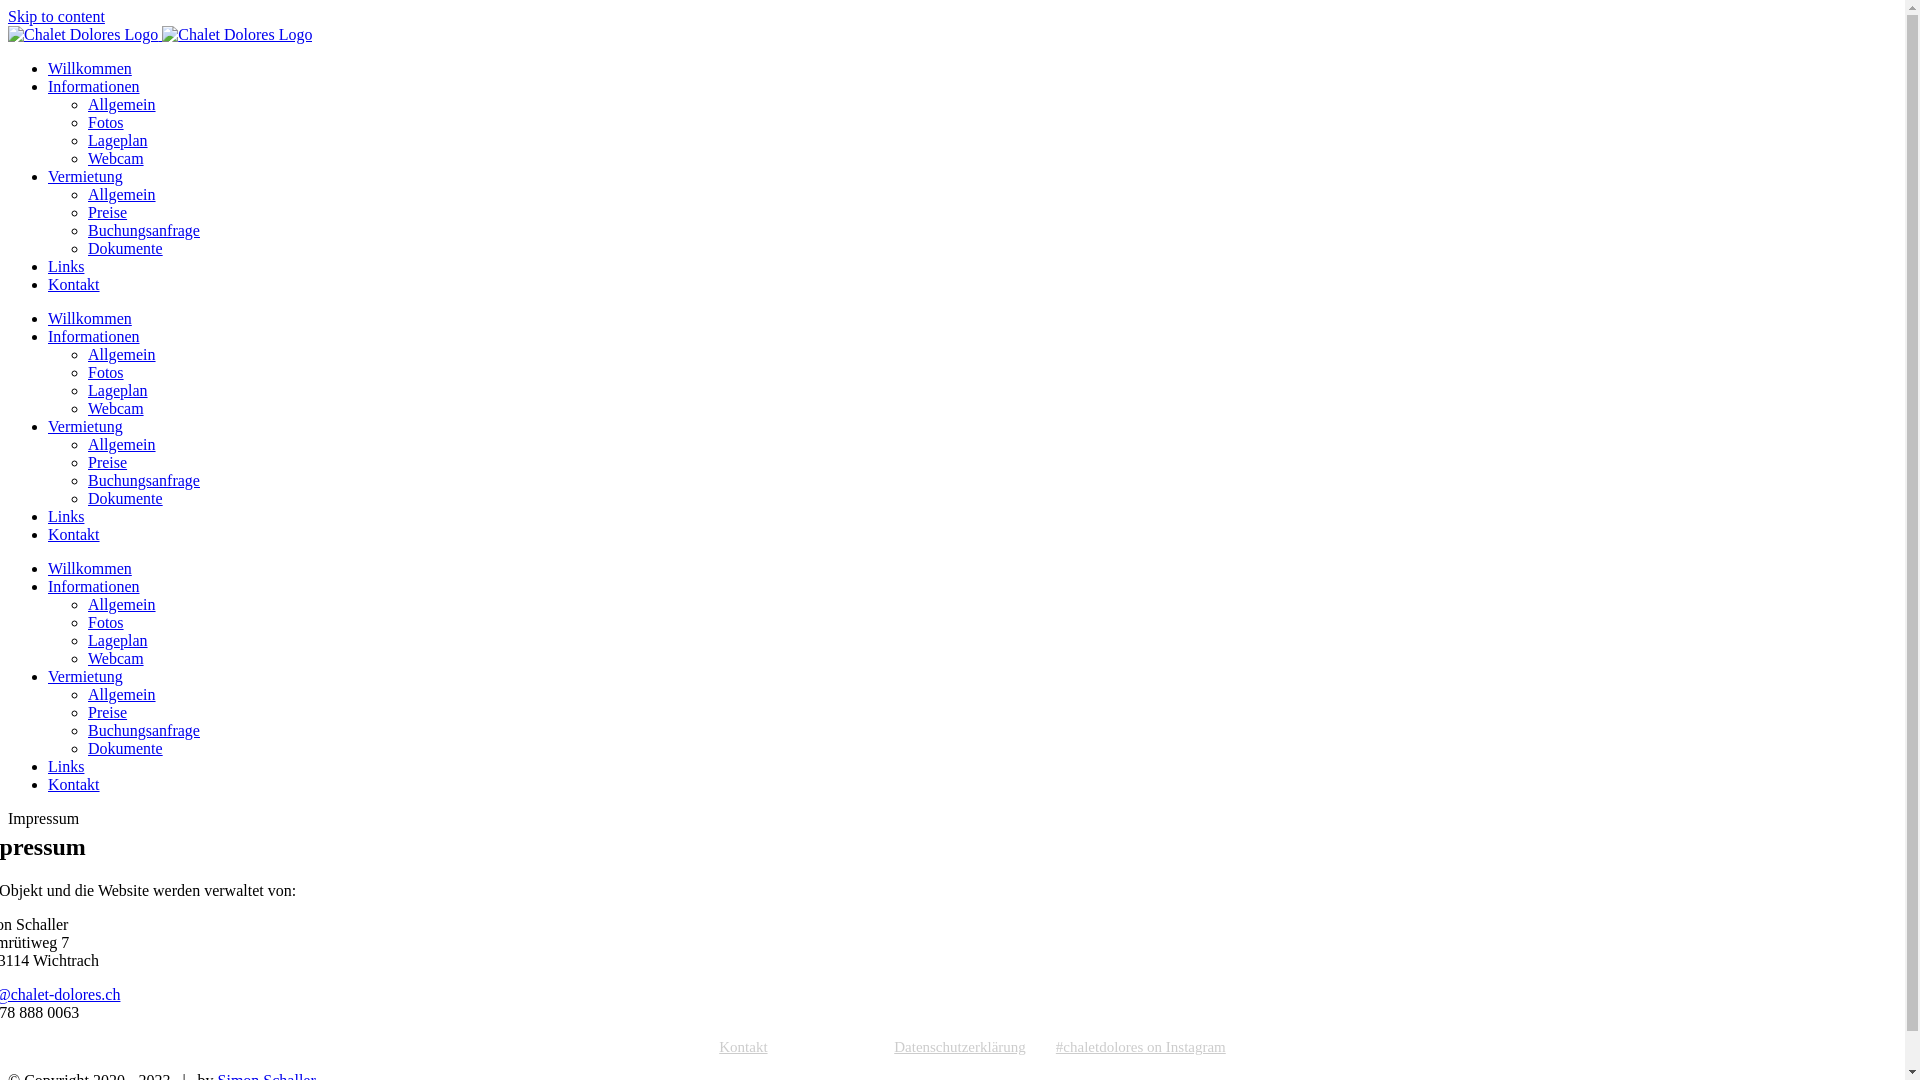 The height and width of the screenshot is (1080, 1920). What do you see at coordinates (117, 139) in the screenshot?
I see `'Lageplan'` at bounding box center [117, 139].